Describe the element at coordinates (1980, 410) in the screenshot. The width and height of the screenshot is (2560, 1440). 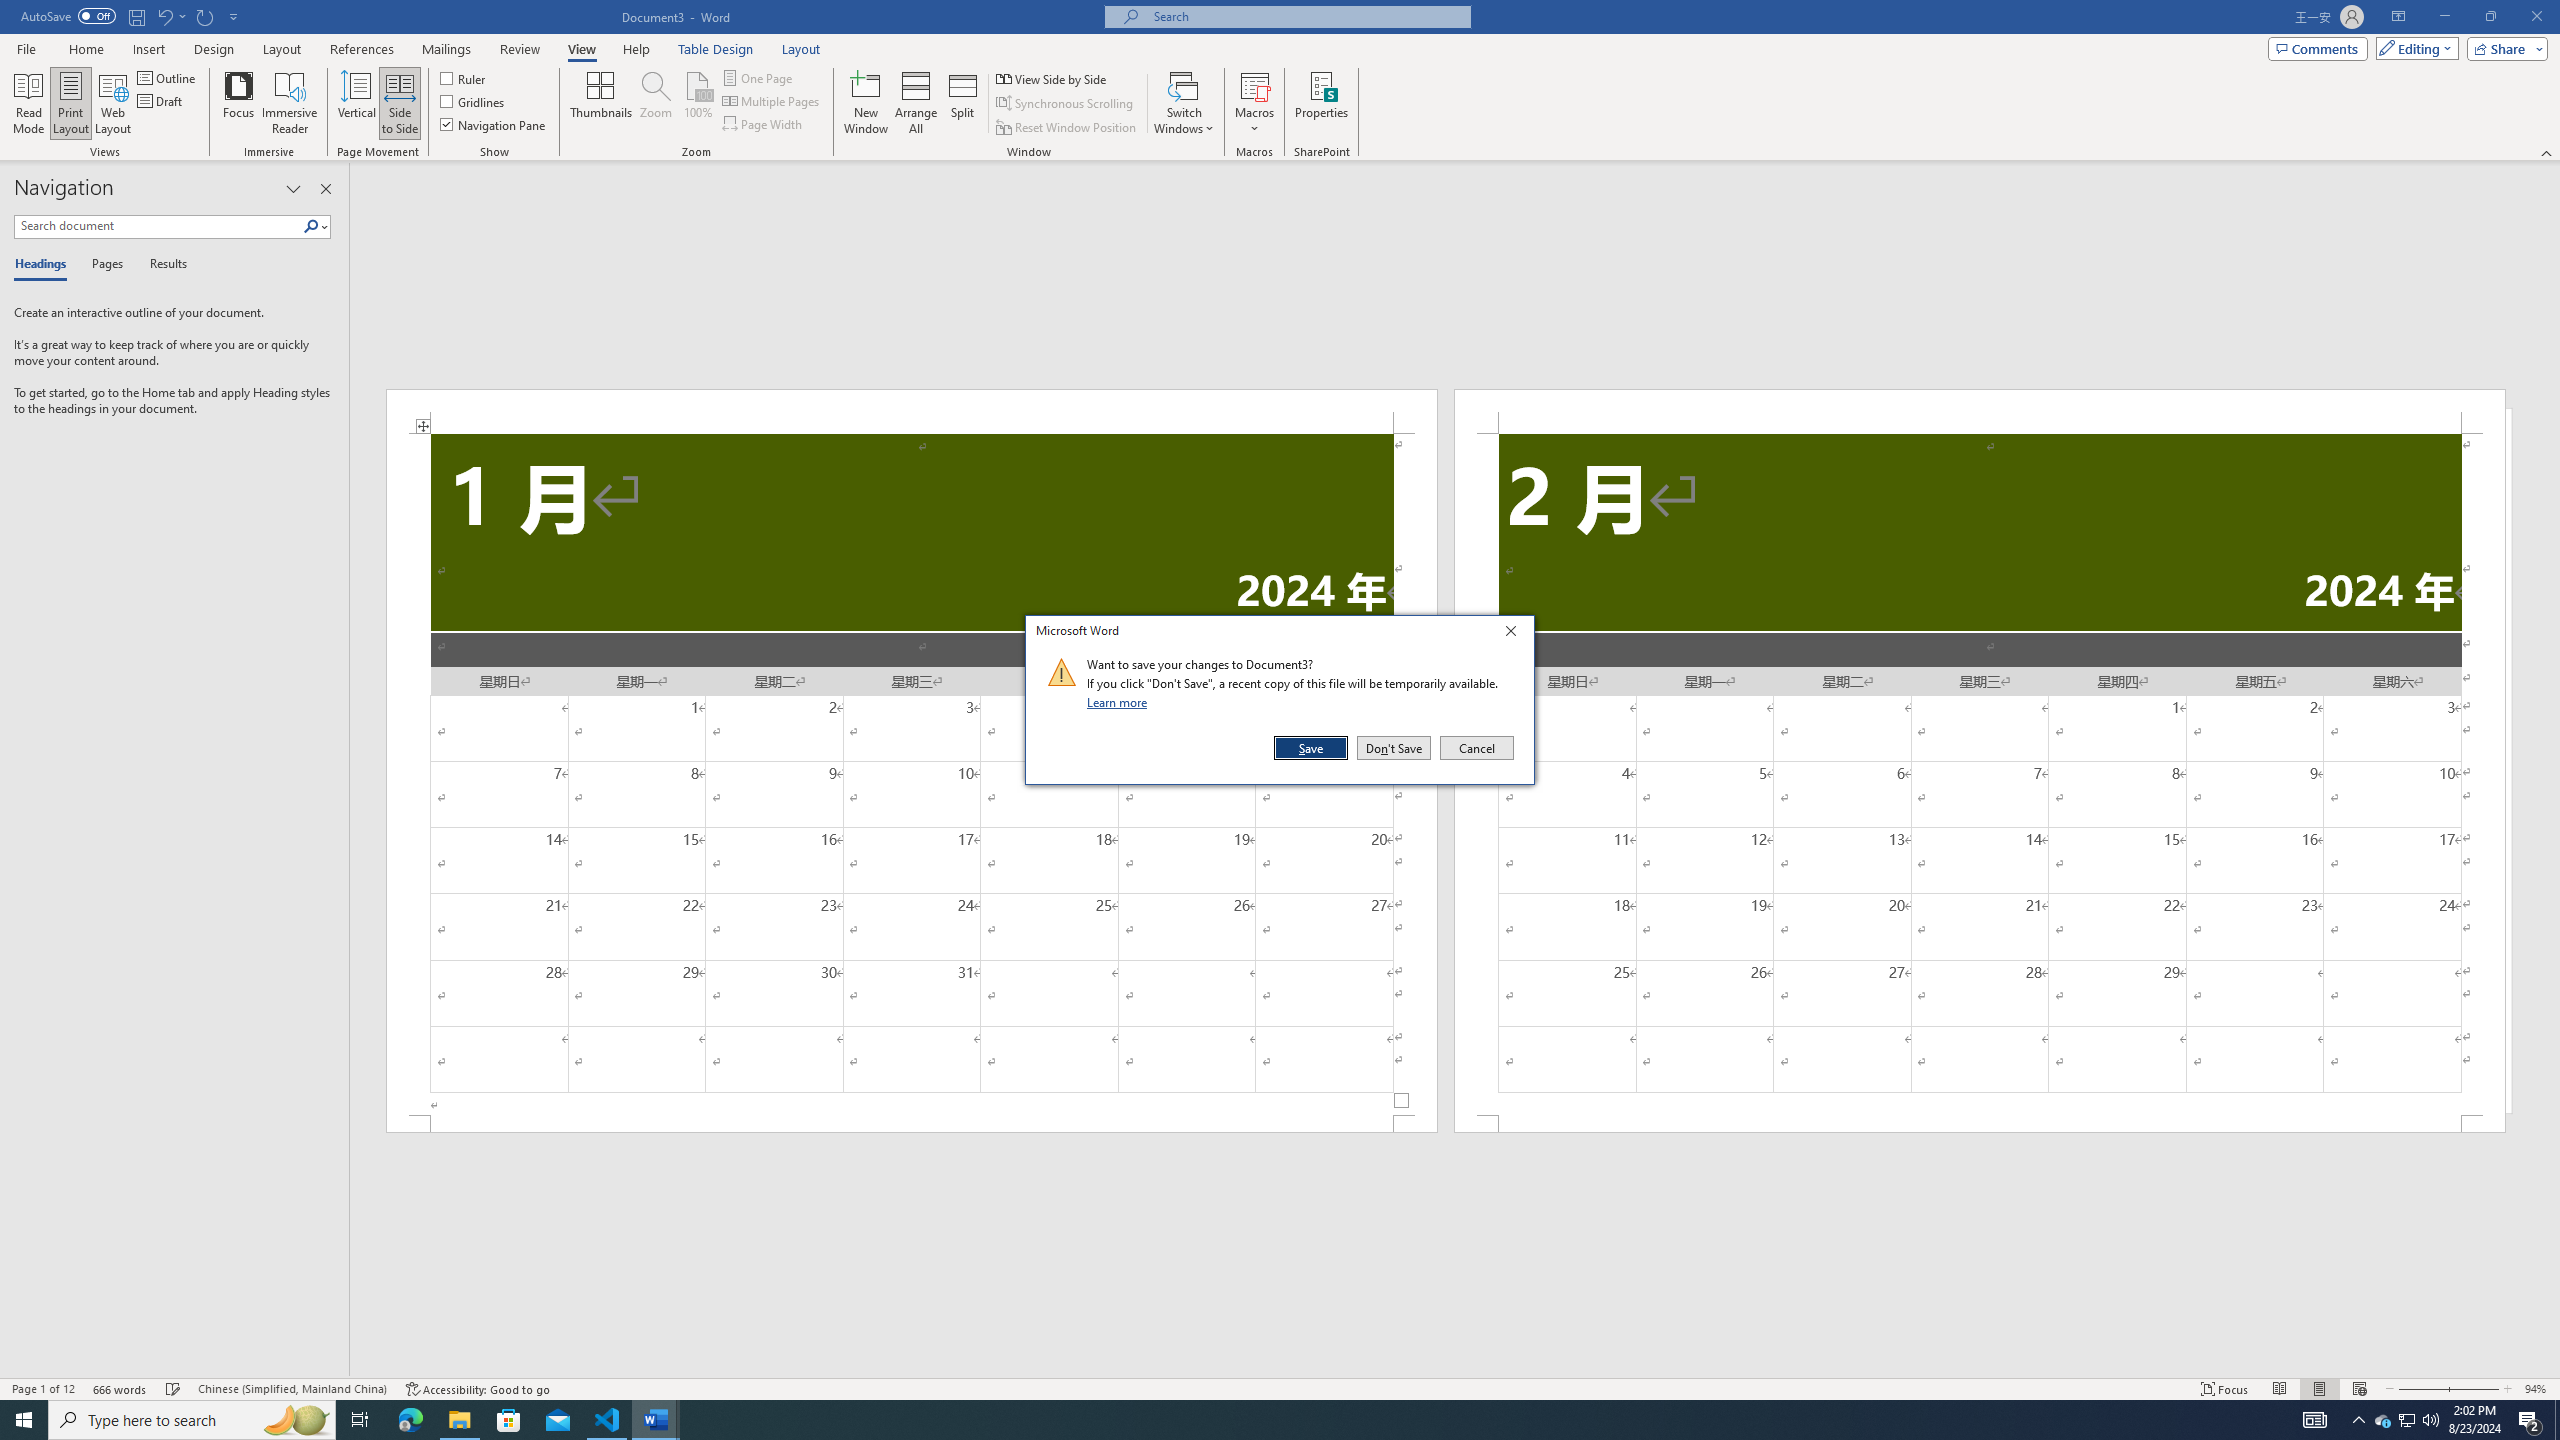
I see `'Header -Section 2-'` at that location.